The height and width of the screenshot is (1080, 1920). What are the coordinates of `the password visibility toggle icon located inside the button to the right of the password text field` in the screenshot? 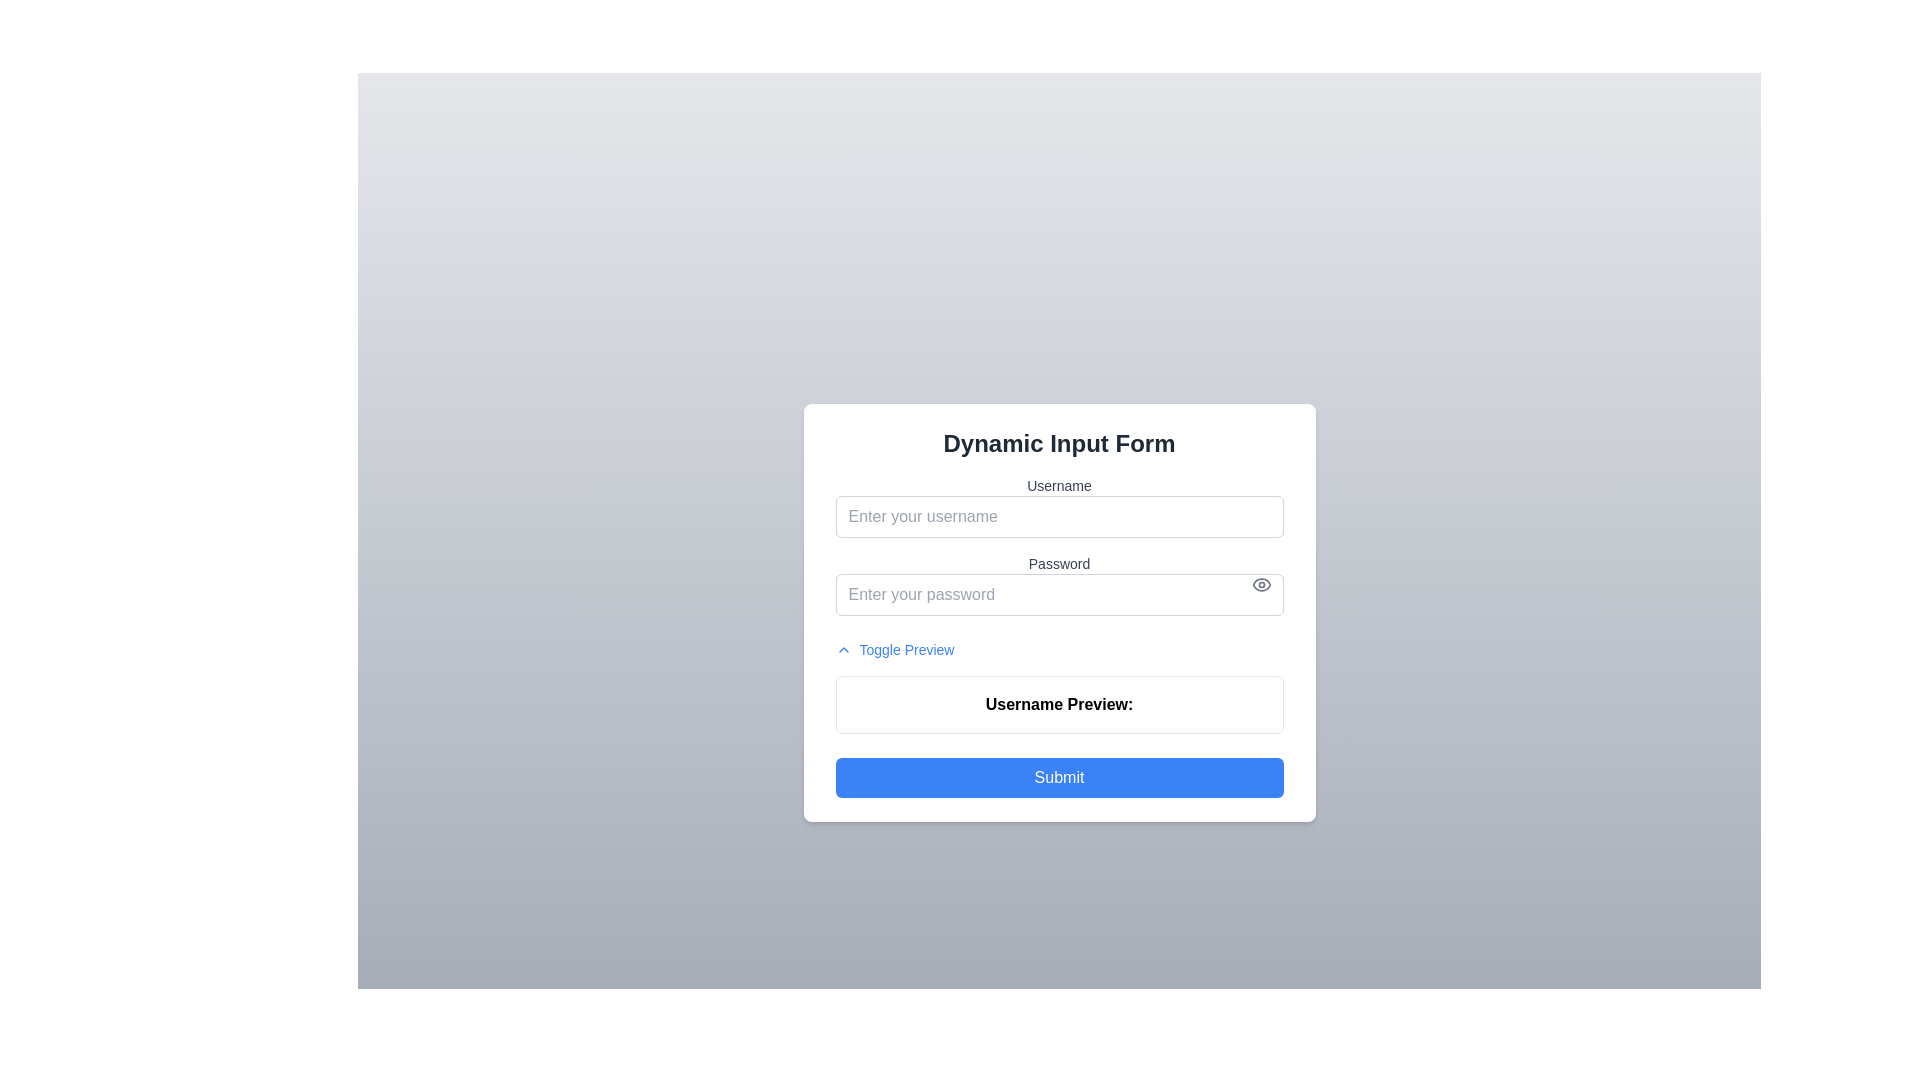 It's located at (1260, 585).